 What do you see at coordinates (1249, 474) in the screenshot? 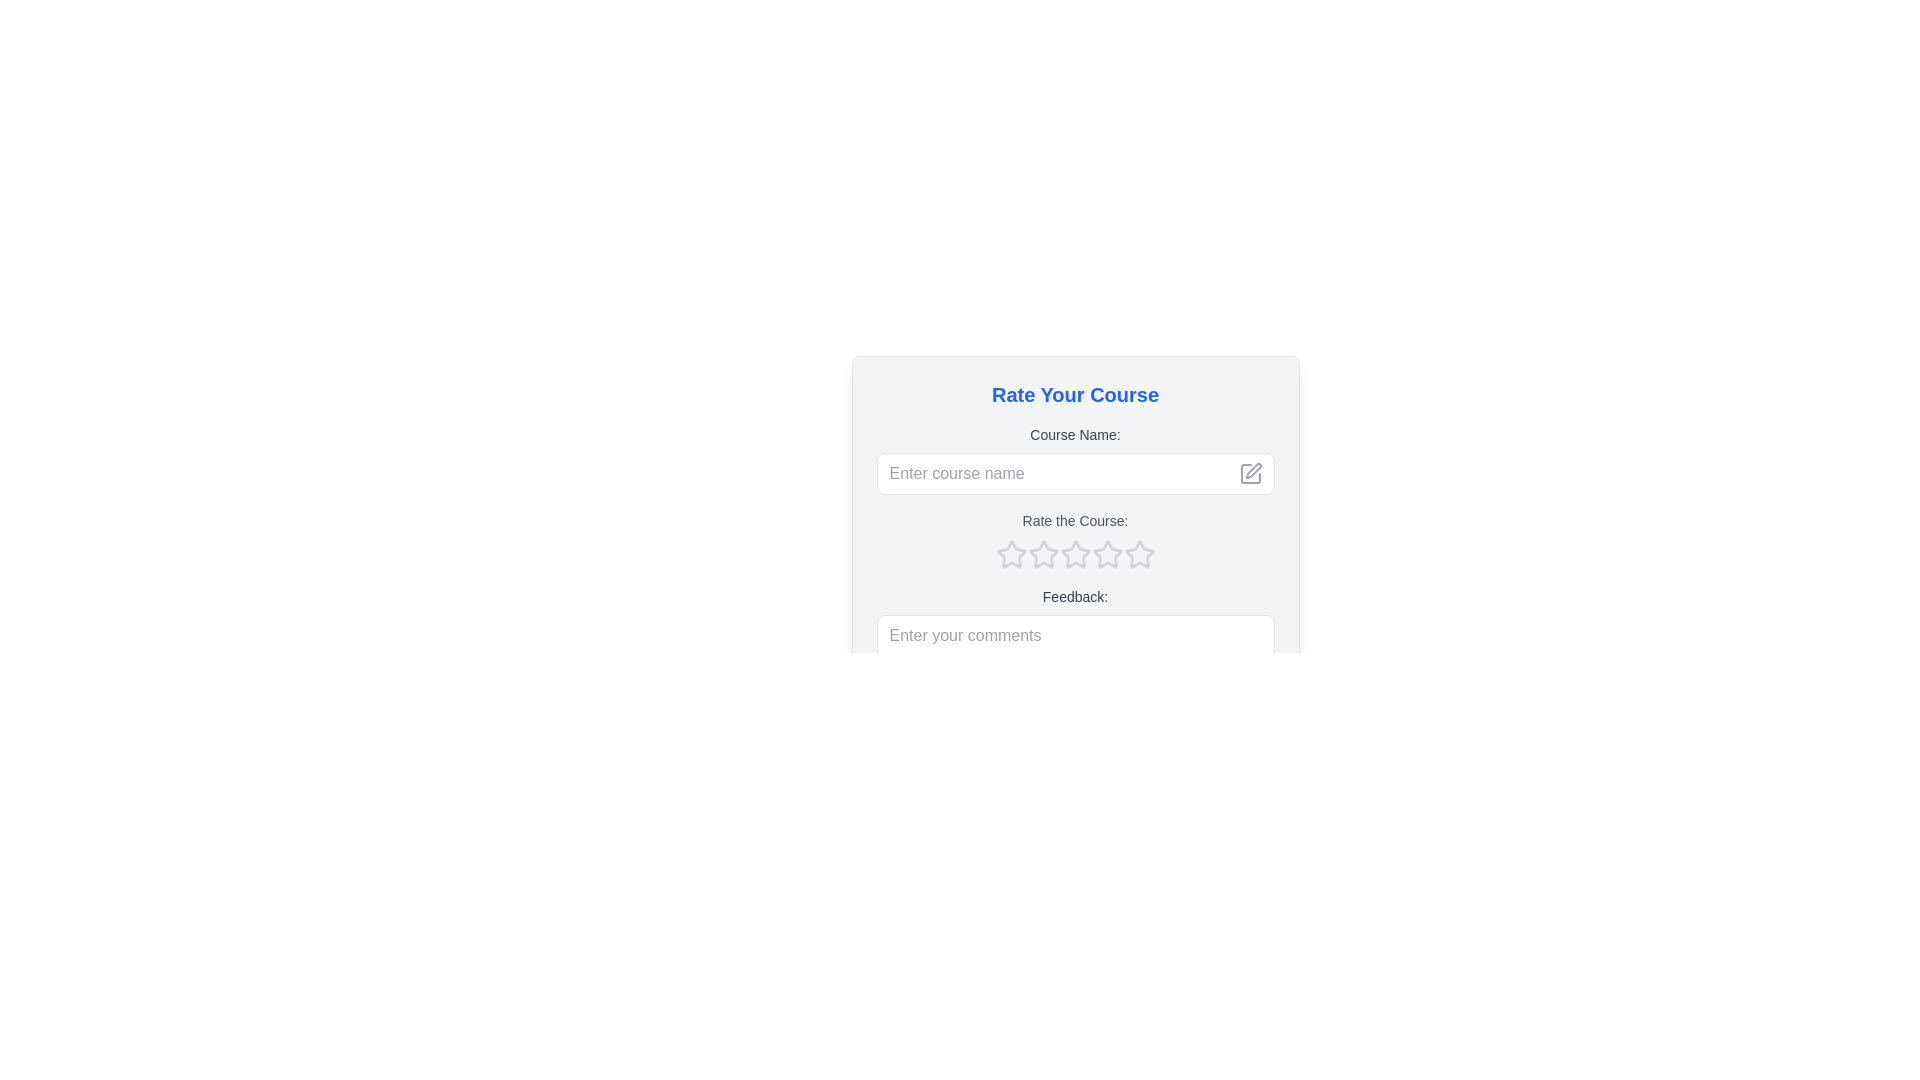
I see `the edit action icon located at the far-right side of the course name input field, aligned with the middle of the input box` at bounding box center [1249, 474].